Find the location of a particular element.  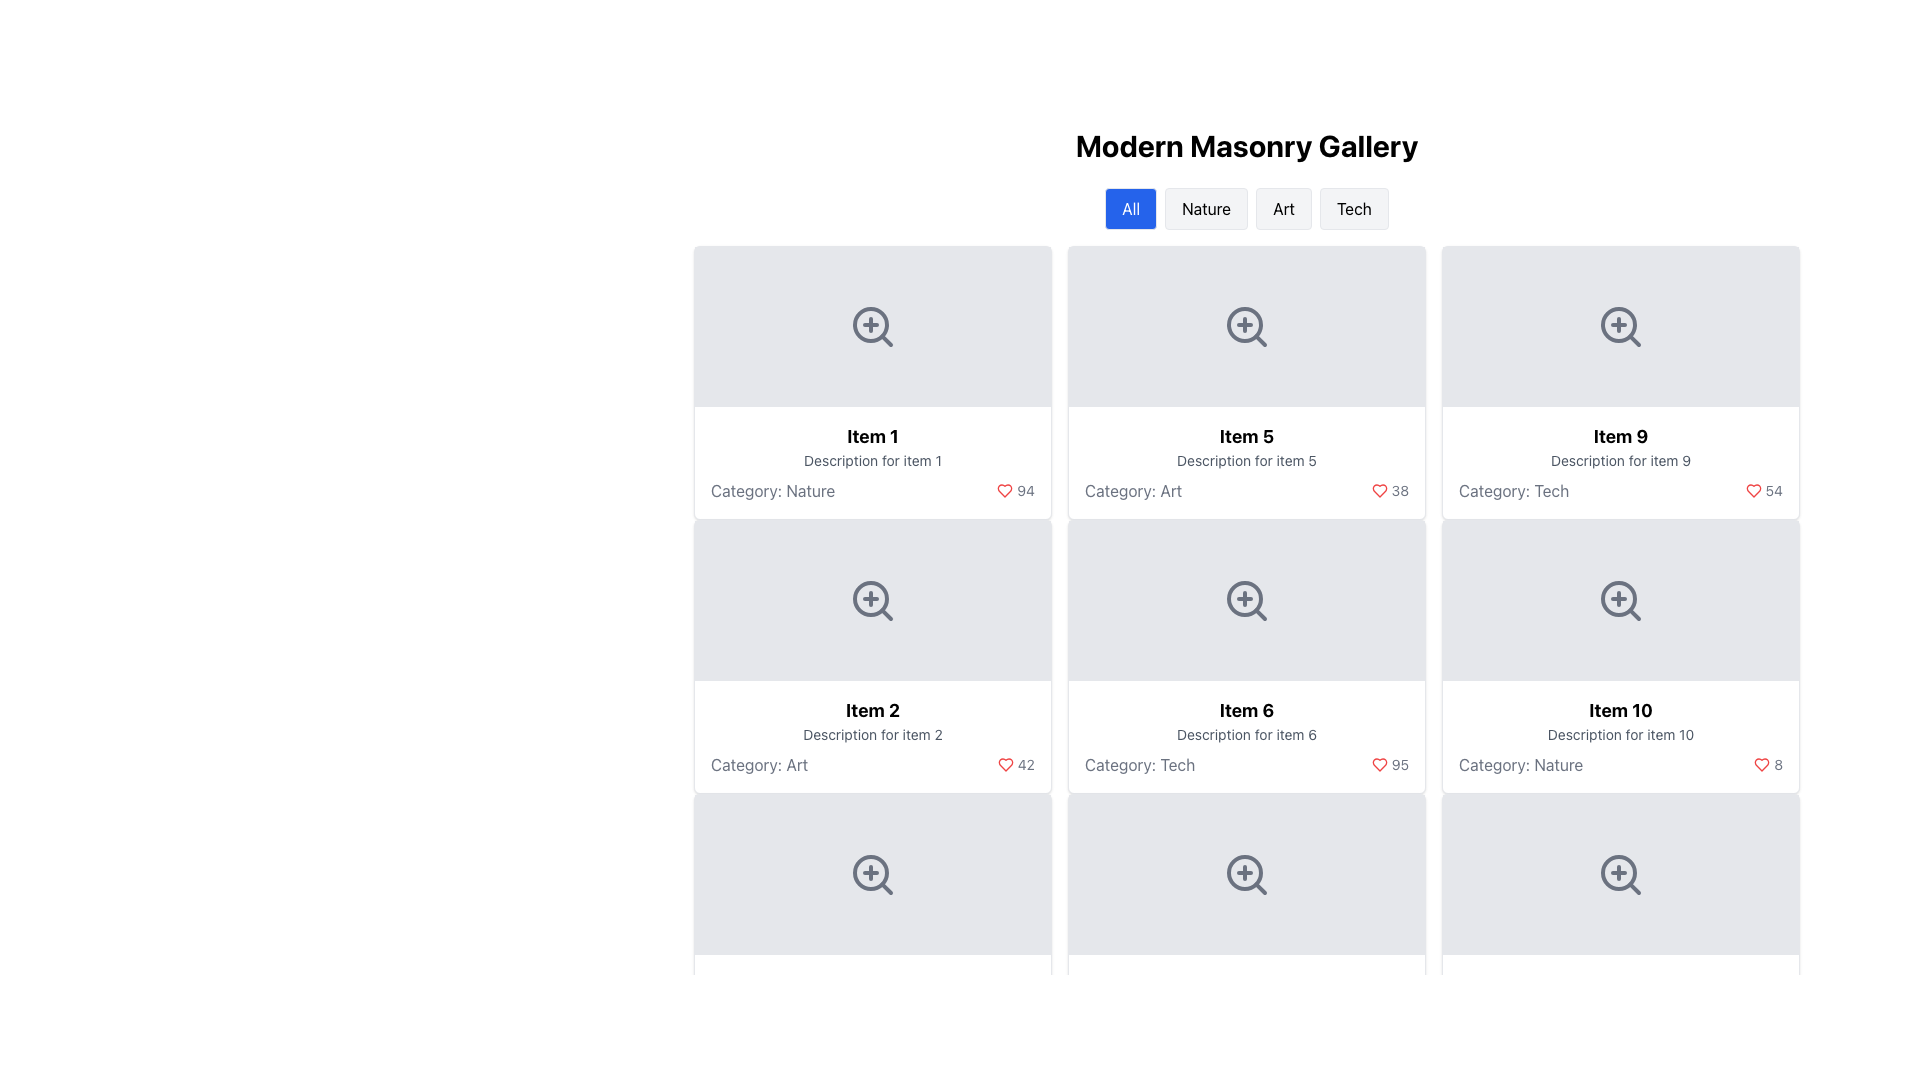

the magnifying glass icon with a plus sign in its center, located in the second row, first column of the grid under 'Modern Masonry Gallery' is located at coordinates (873, 600).